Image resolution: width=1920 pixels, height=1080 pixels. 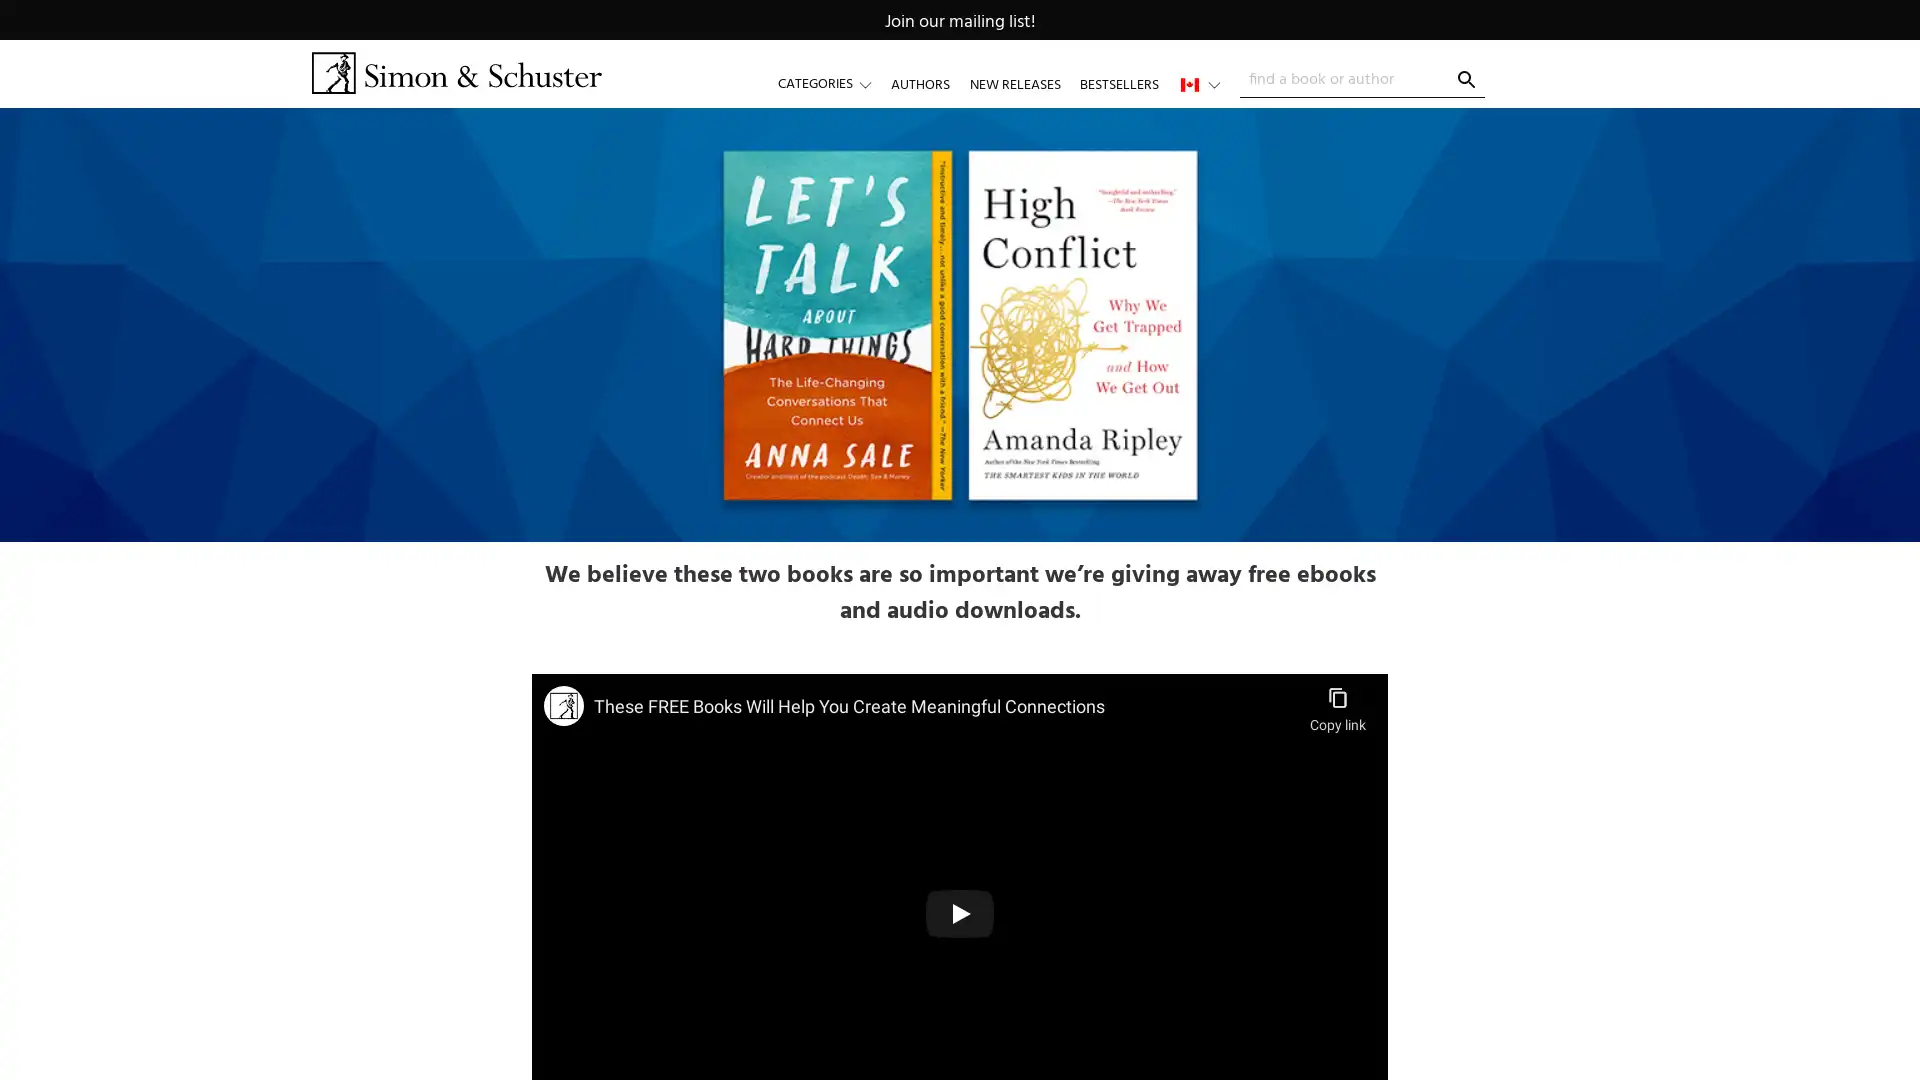 I want to click on AUTHORS, so click(x=919, y=83).